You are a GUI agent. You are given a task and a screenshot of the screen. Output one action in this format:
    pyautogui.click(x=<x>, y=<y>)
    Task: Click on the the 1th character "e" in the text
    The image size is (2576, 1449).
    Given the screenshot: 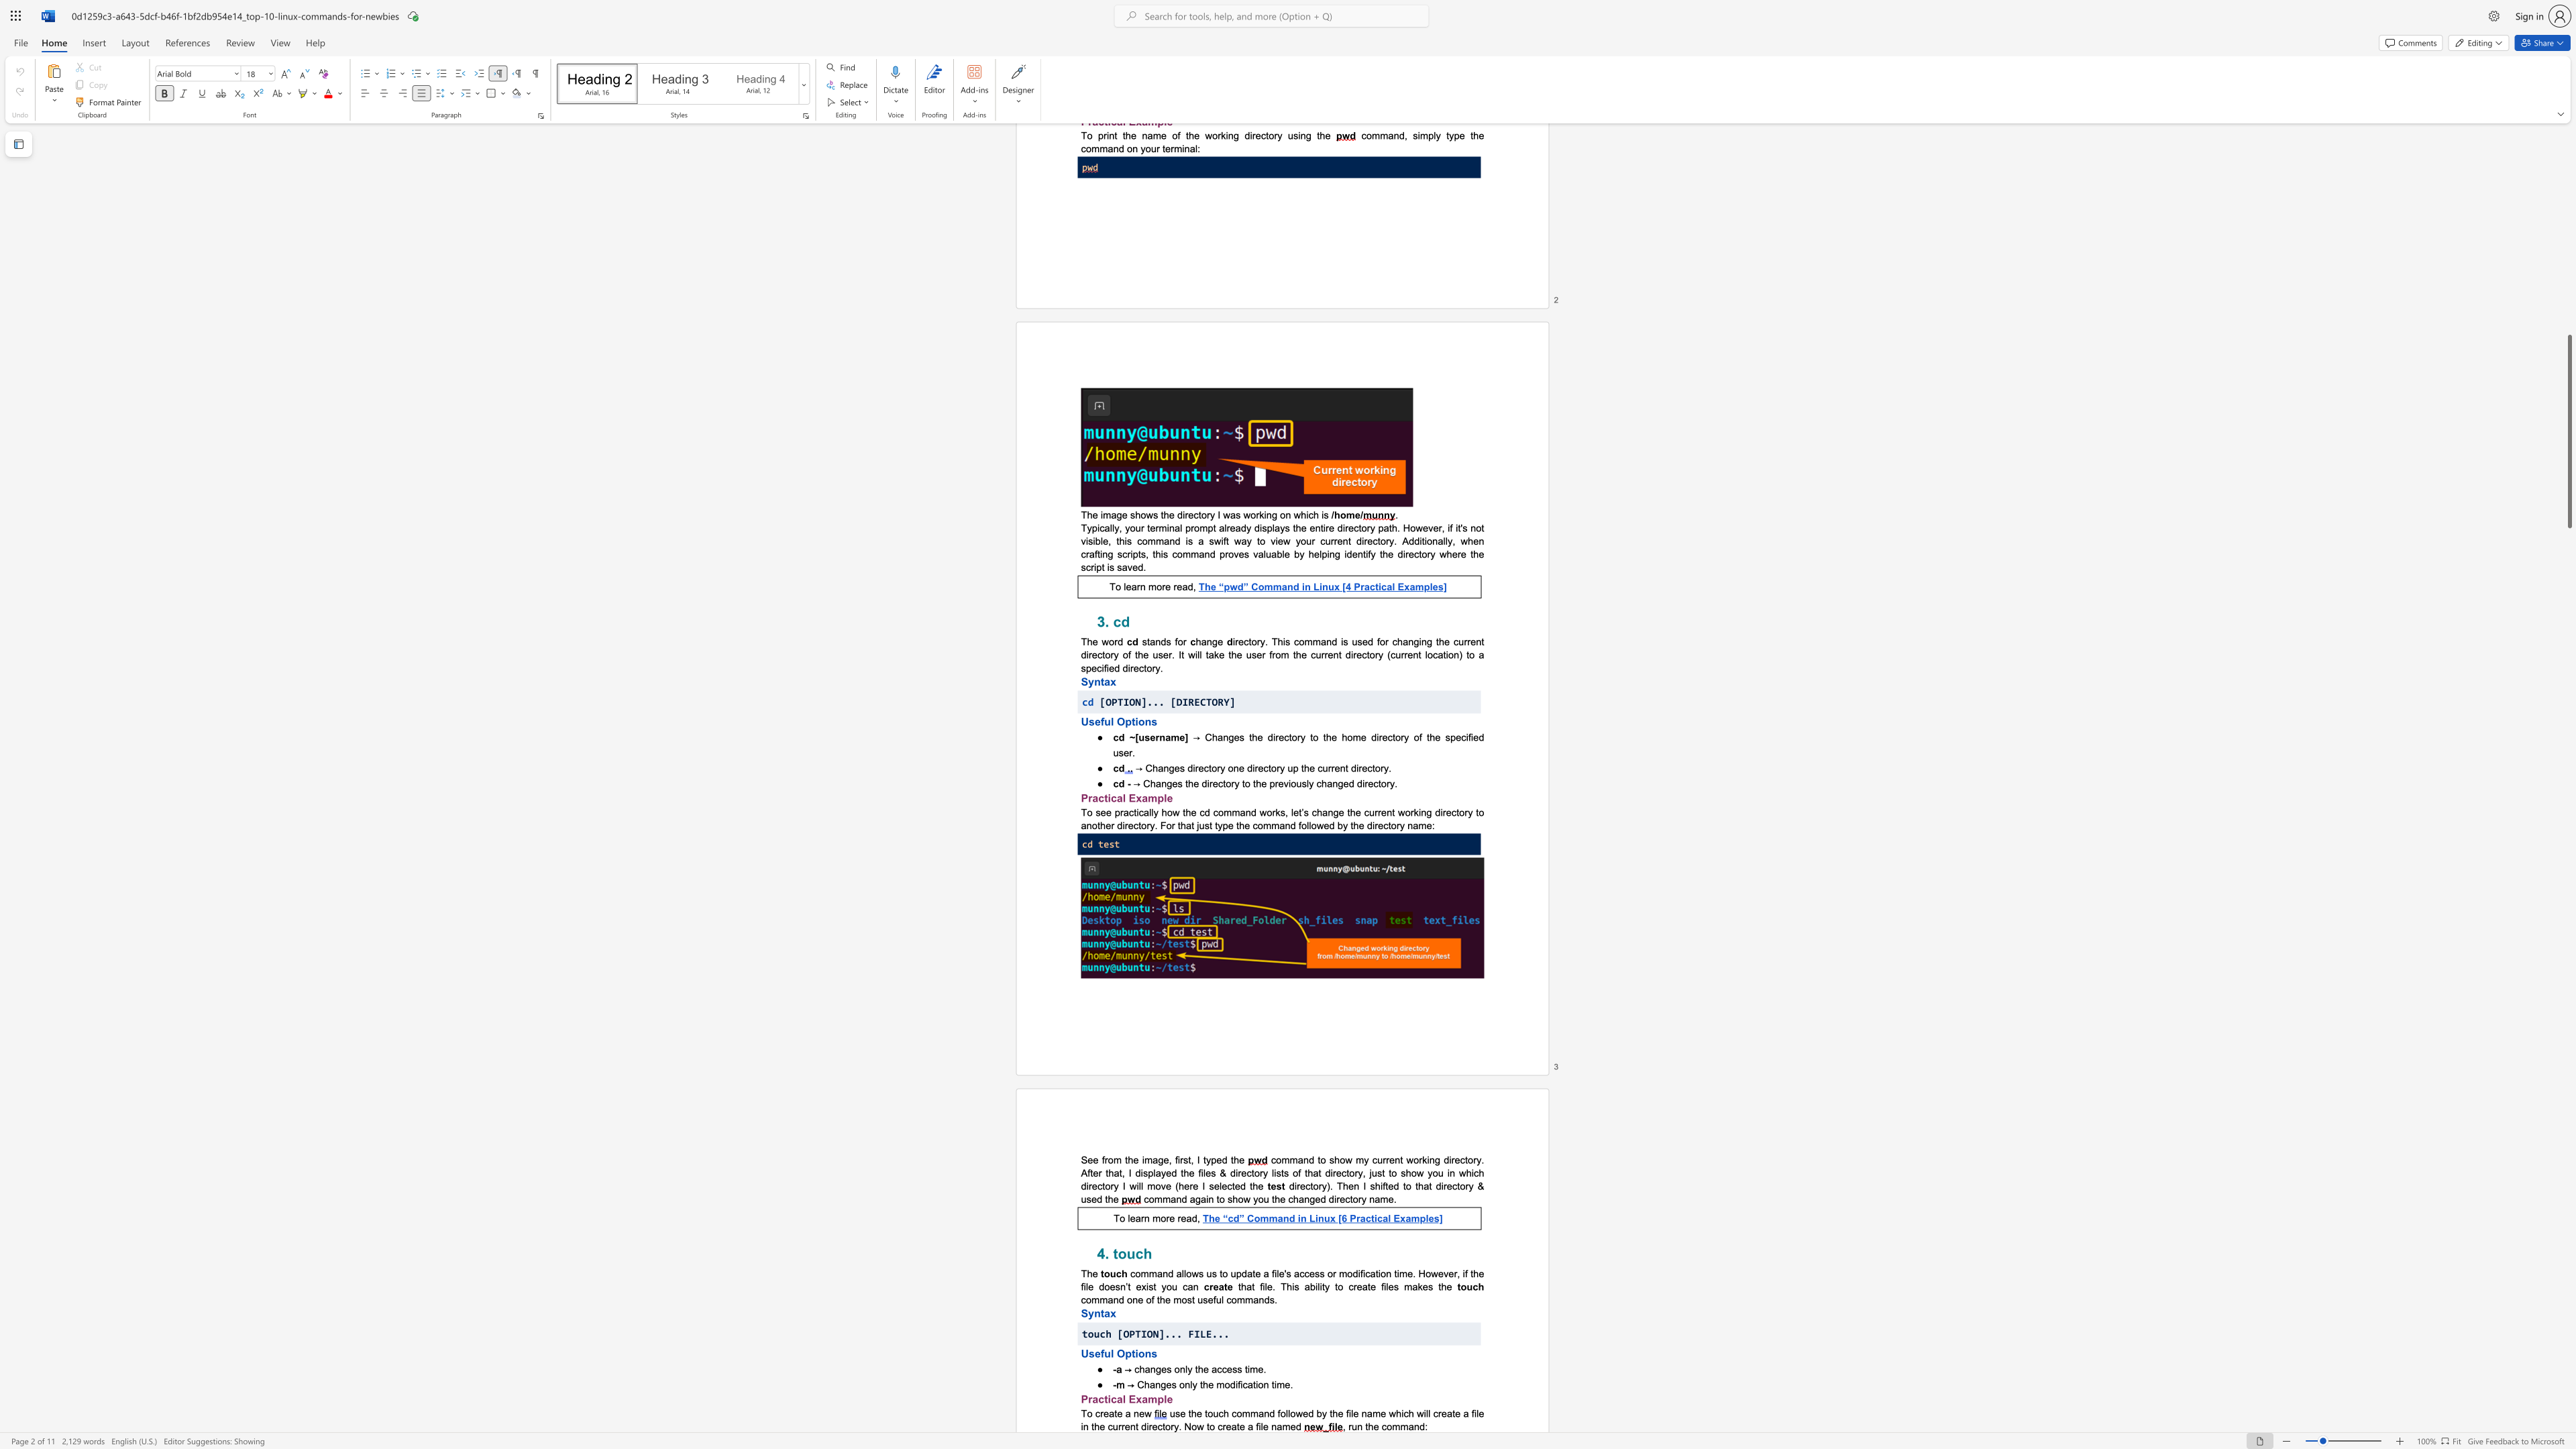 What is the action you would take?
    pyautogui.click(x=1375, y=1426)
    